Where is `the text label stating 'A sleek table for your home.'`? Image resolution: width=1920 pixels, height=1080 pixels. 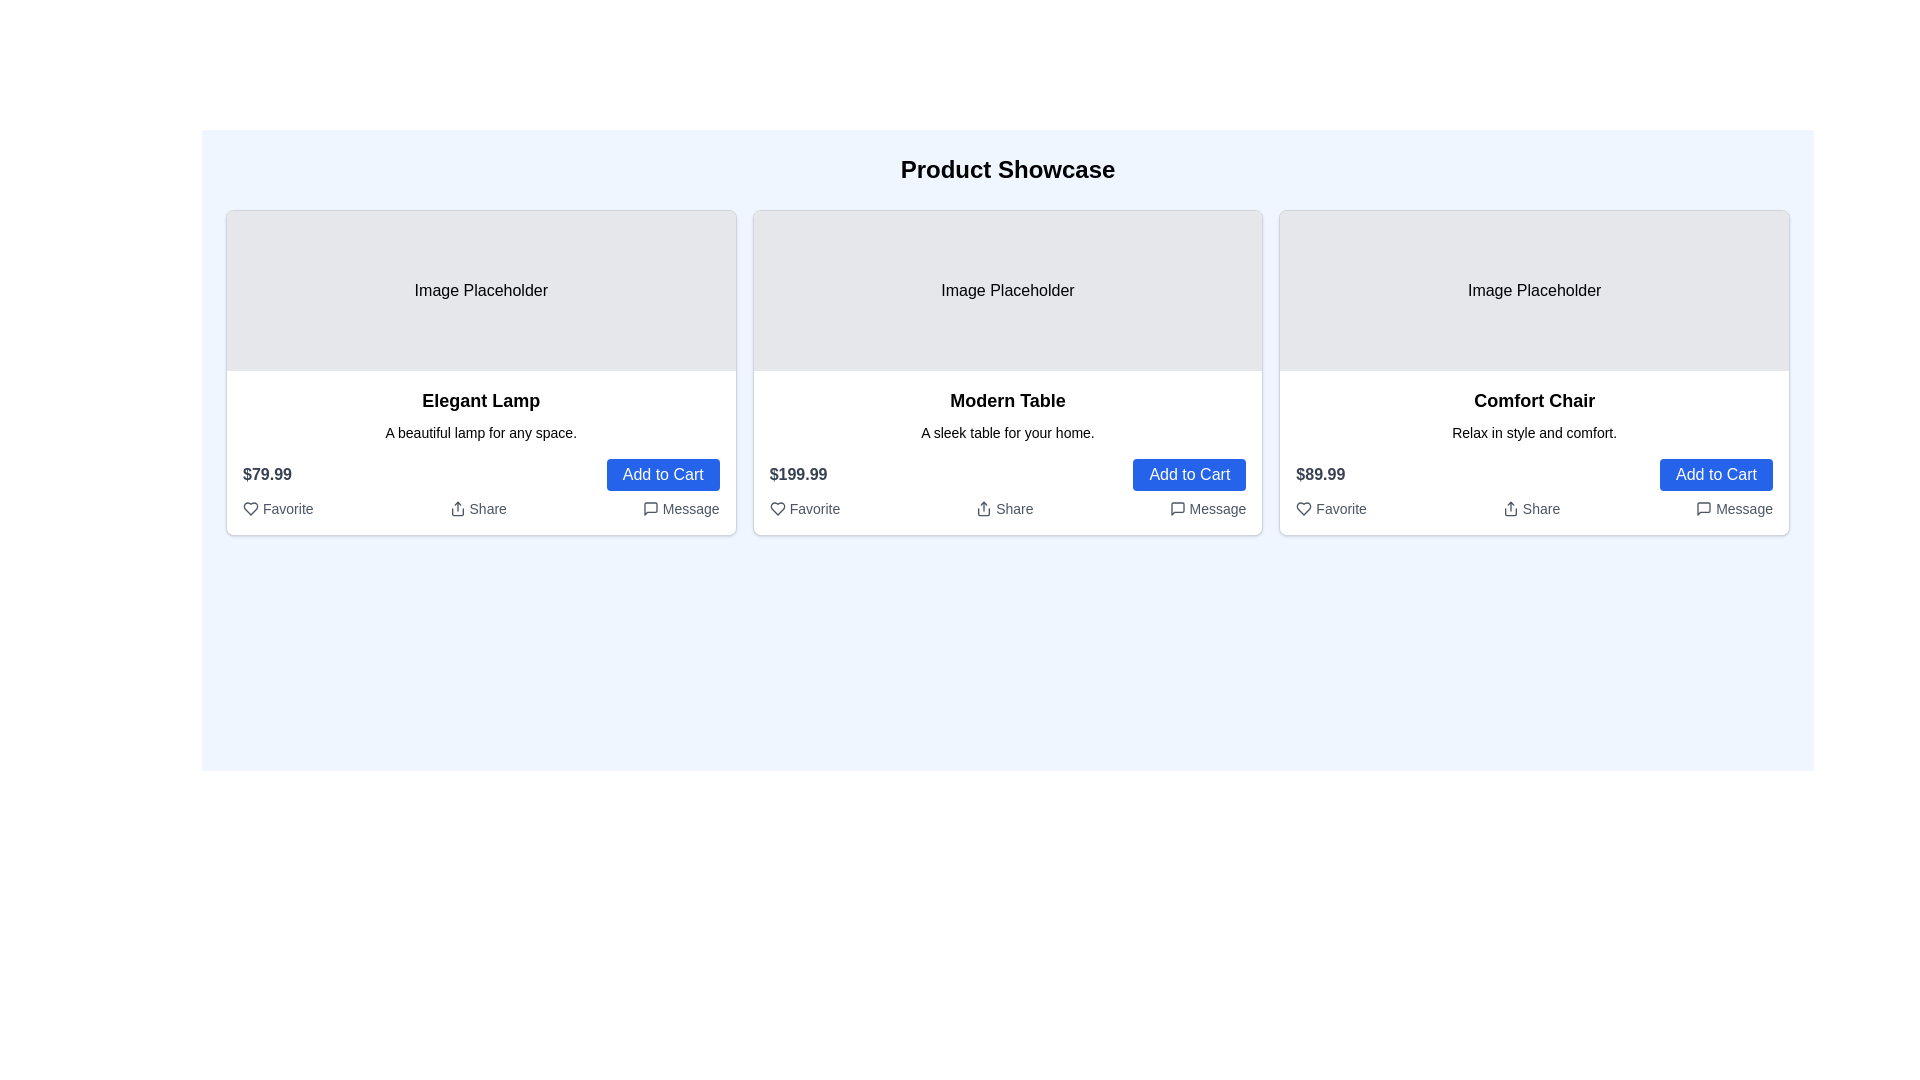
the text label stating 'A sleek table for your home.' is located at coordinates (1008, 431).